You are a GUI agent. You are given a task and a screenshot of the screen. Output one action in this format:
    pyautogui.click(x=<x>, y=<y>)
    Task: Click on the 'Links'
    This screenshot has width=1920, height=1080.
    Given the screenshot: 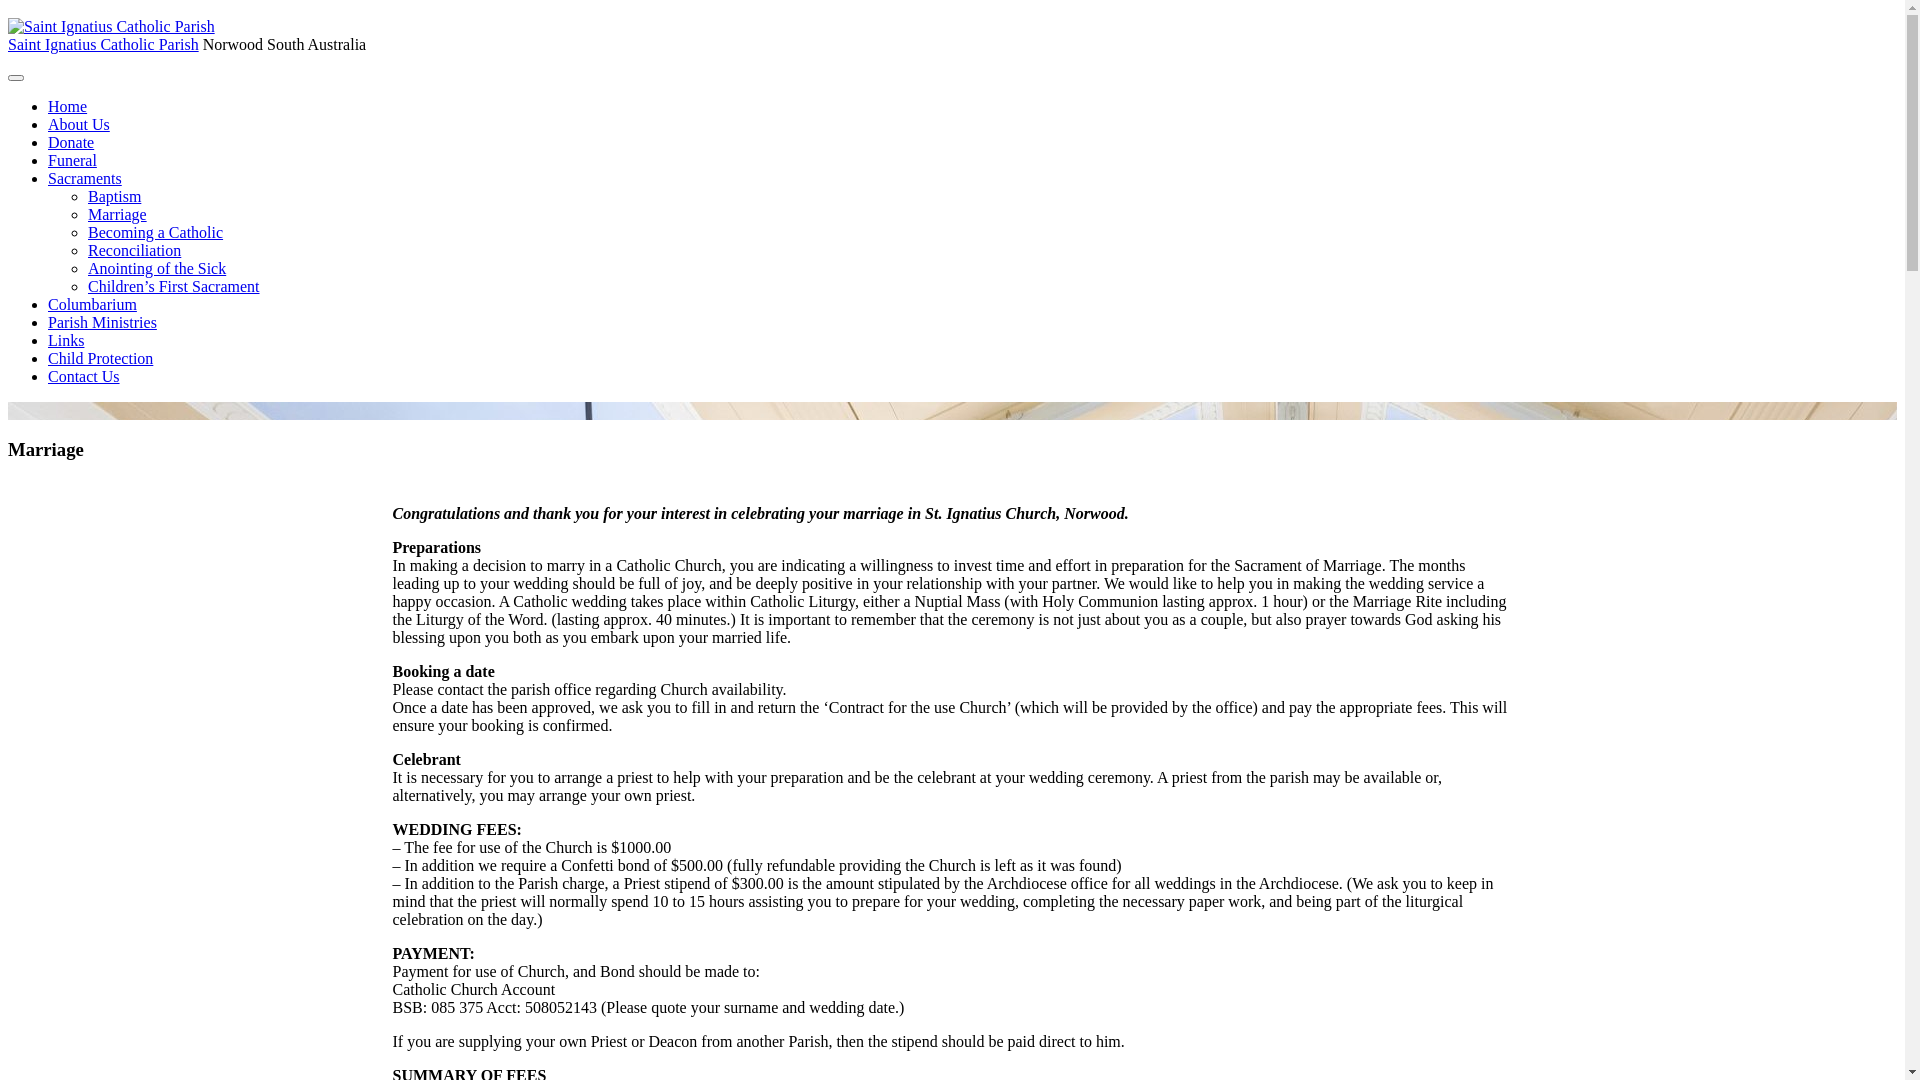 What is the action you would take?
    pyautogui.click(x=48, y=339)
    